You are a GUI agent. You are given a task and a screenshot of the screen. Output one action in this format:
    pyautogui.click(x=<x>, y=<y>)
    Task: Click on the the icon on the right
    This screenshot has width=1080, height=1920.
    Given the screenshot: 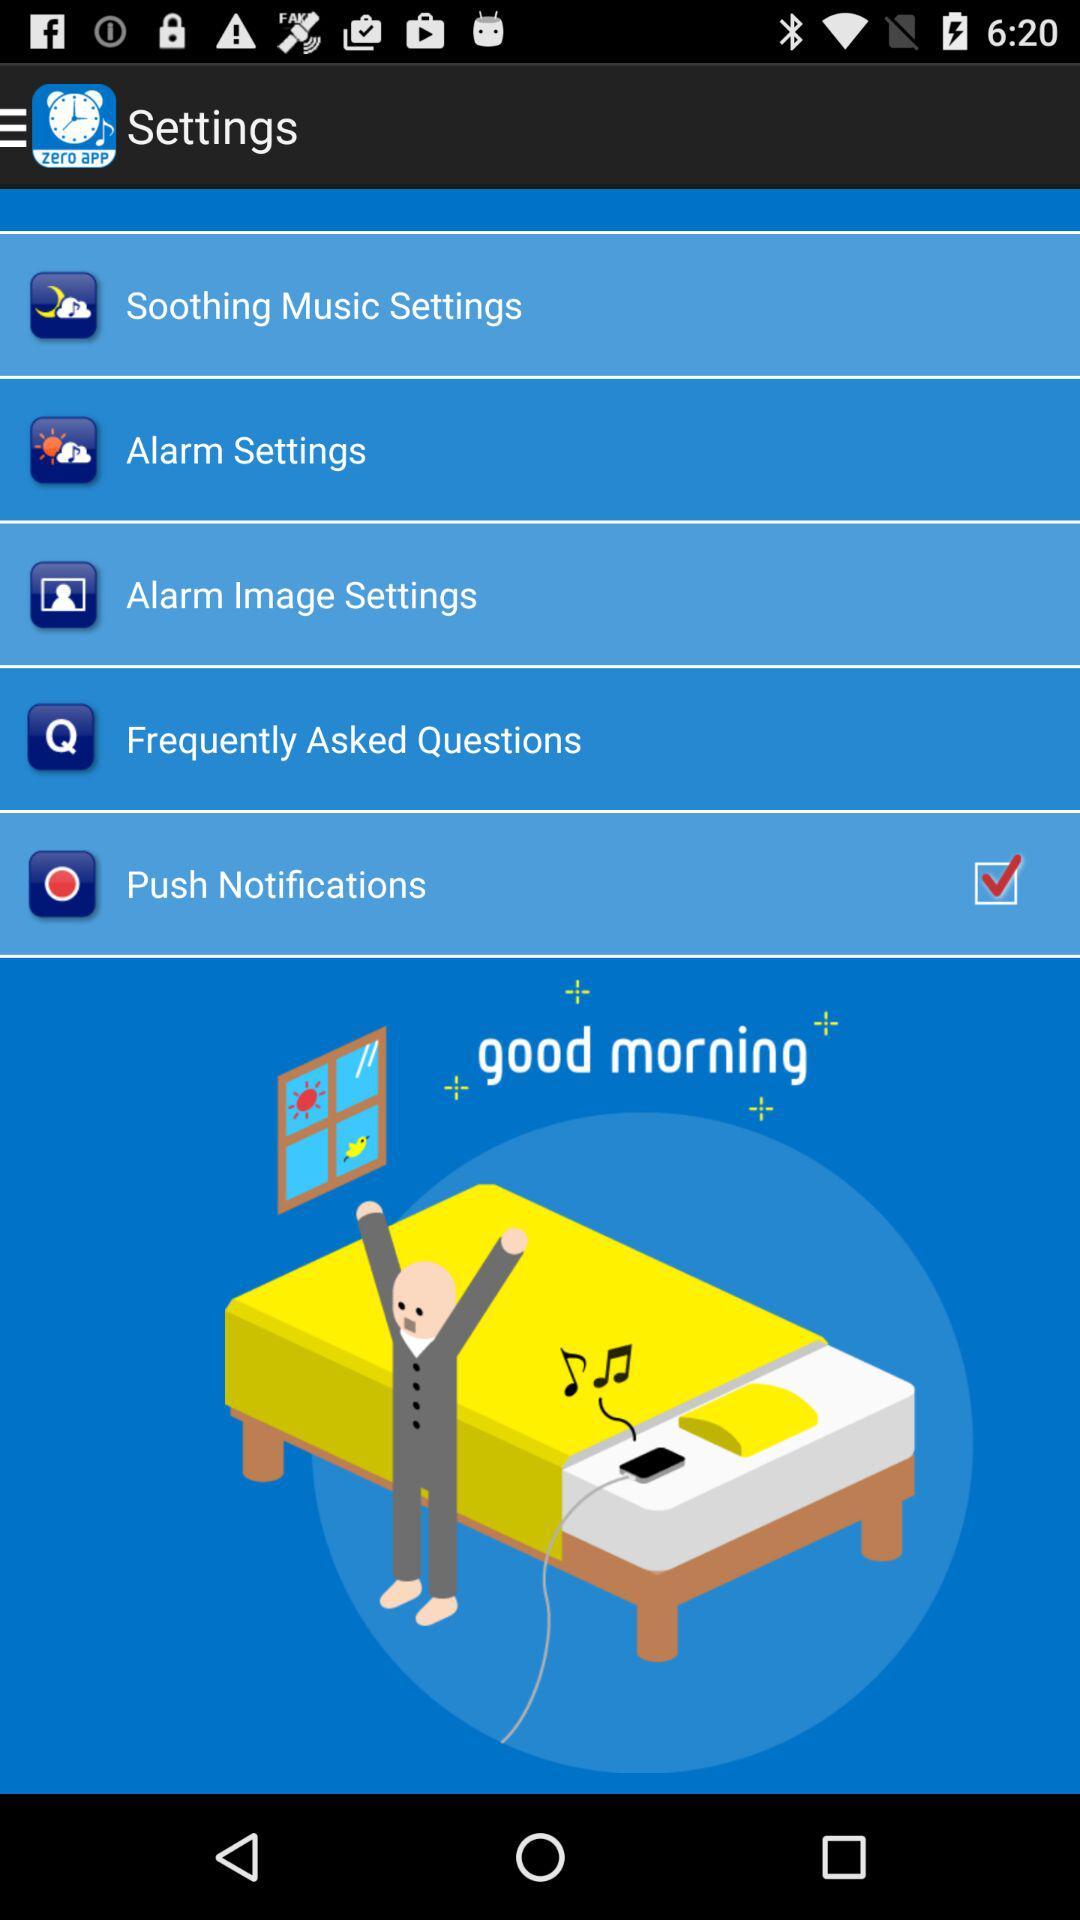 What is the action you would take?
    pyautogui.click(x=1017, y=882)
    